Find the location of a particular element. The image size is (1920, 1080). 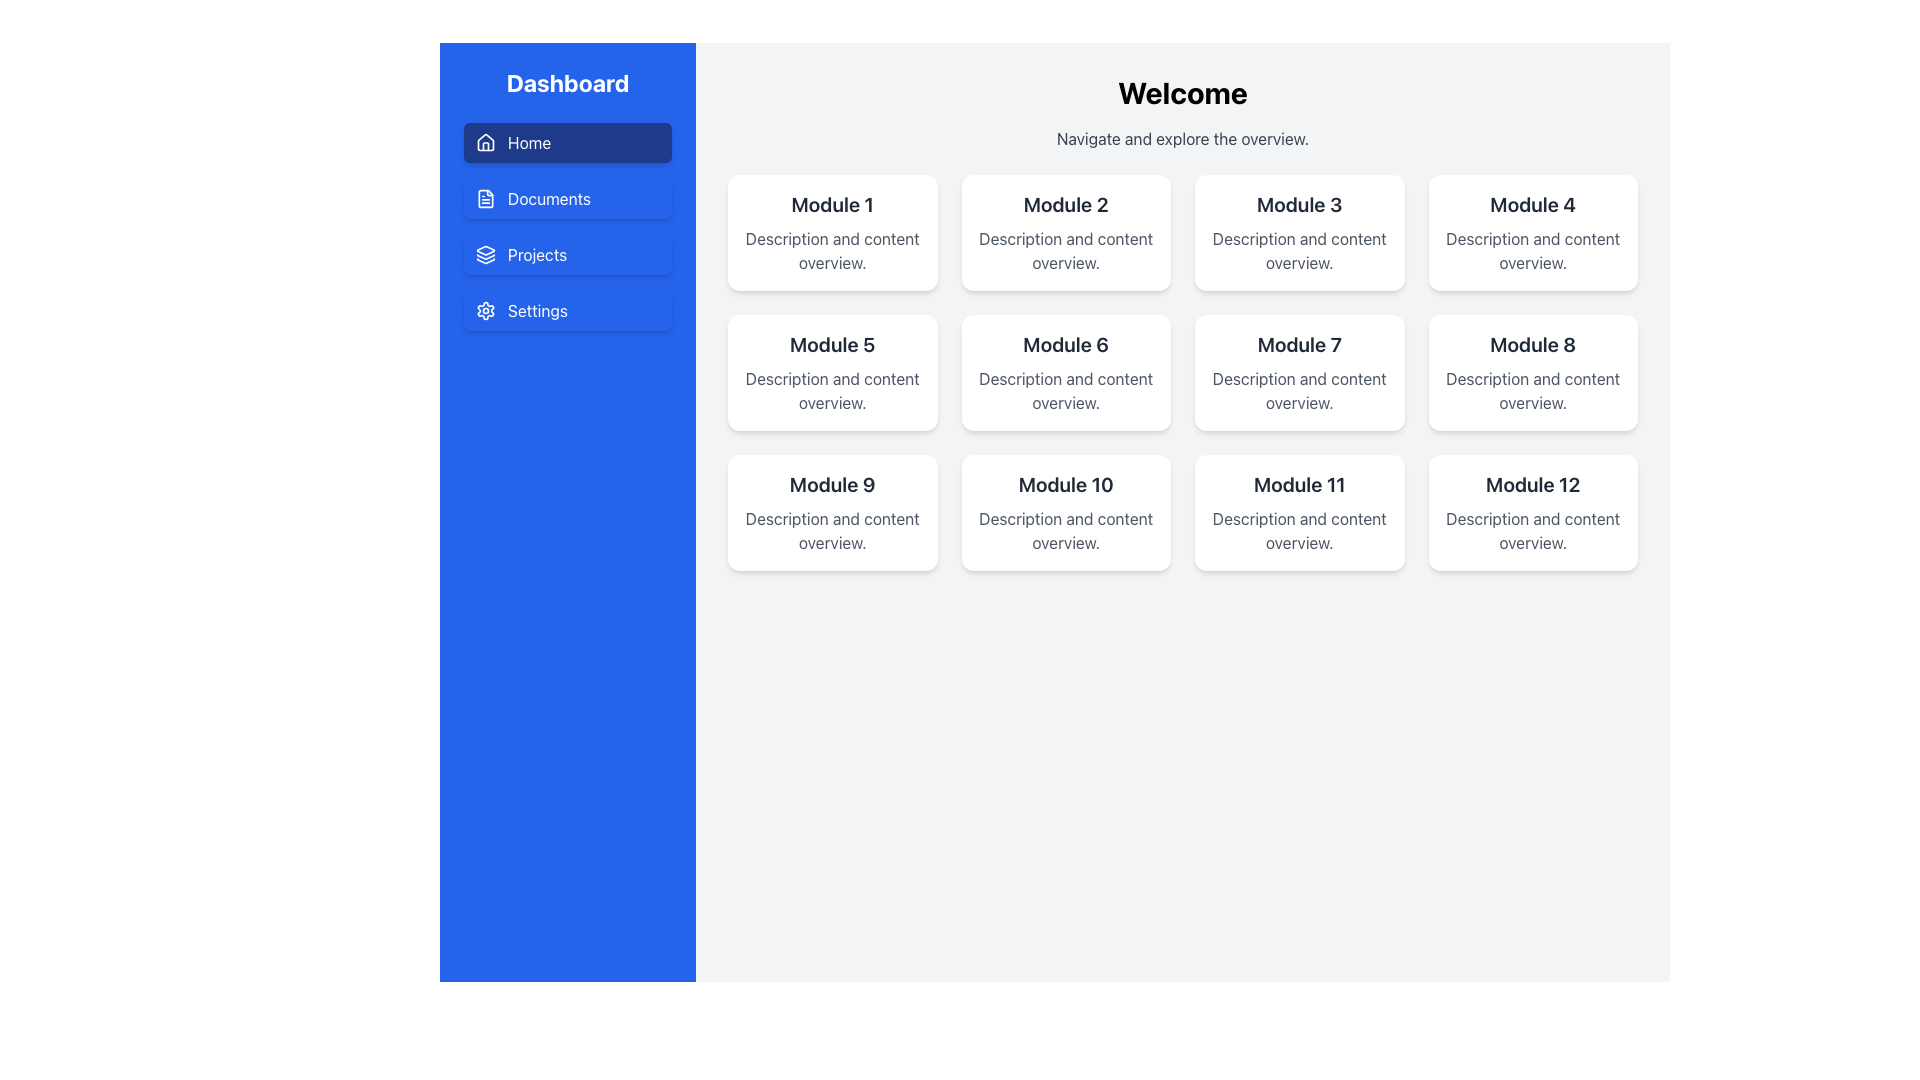

the settings icon in the side navigation menu to possibly display a tooltip is located at coordinates (485, 311).